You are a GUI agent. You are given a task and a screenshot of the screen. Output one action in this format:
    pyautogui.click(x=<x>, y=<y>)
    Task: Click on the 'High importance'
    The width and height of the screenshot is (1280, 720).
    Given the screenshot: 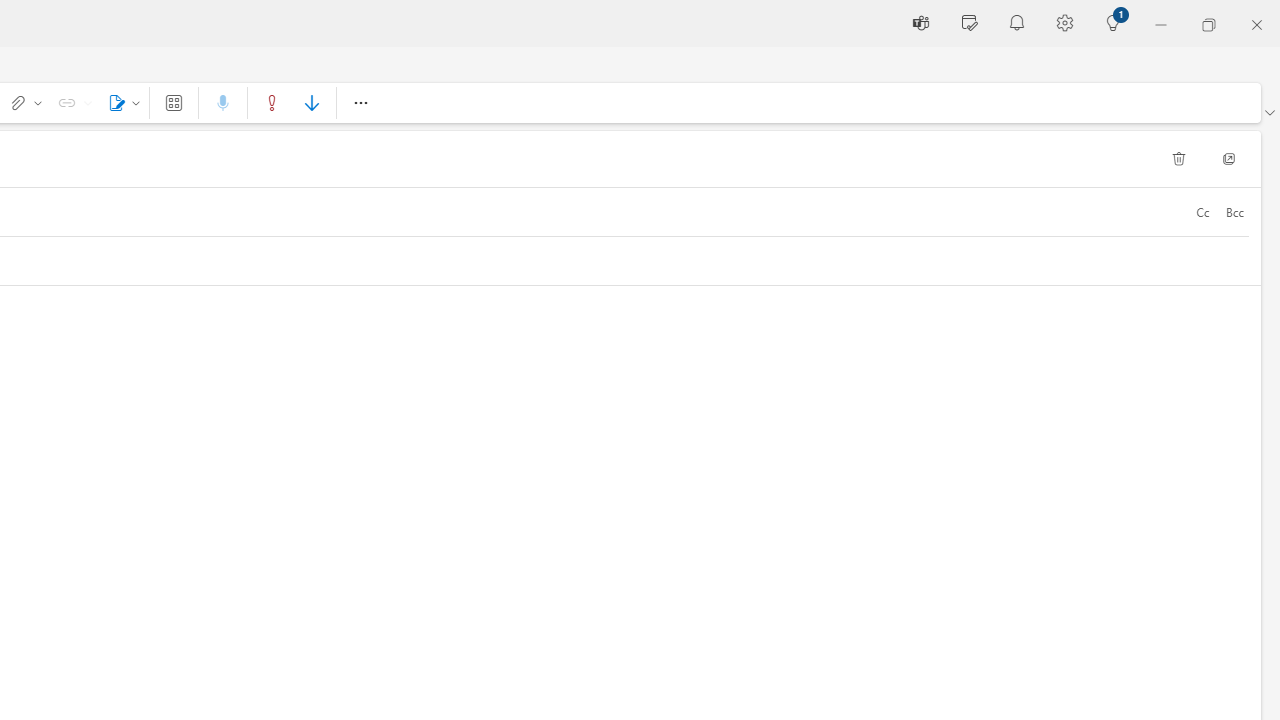 What is the action you would take?
    pyautogui.click(x=271, y=102)
    